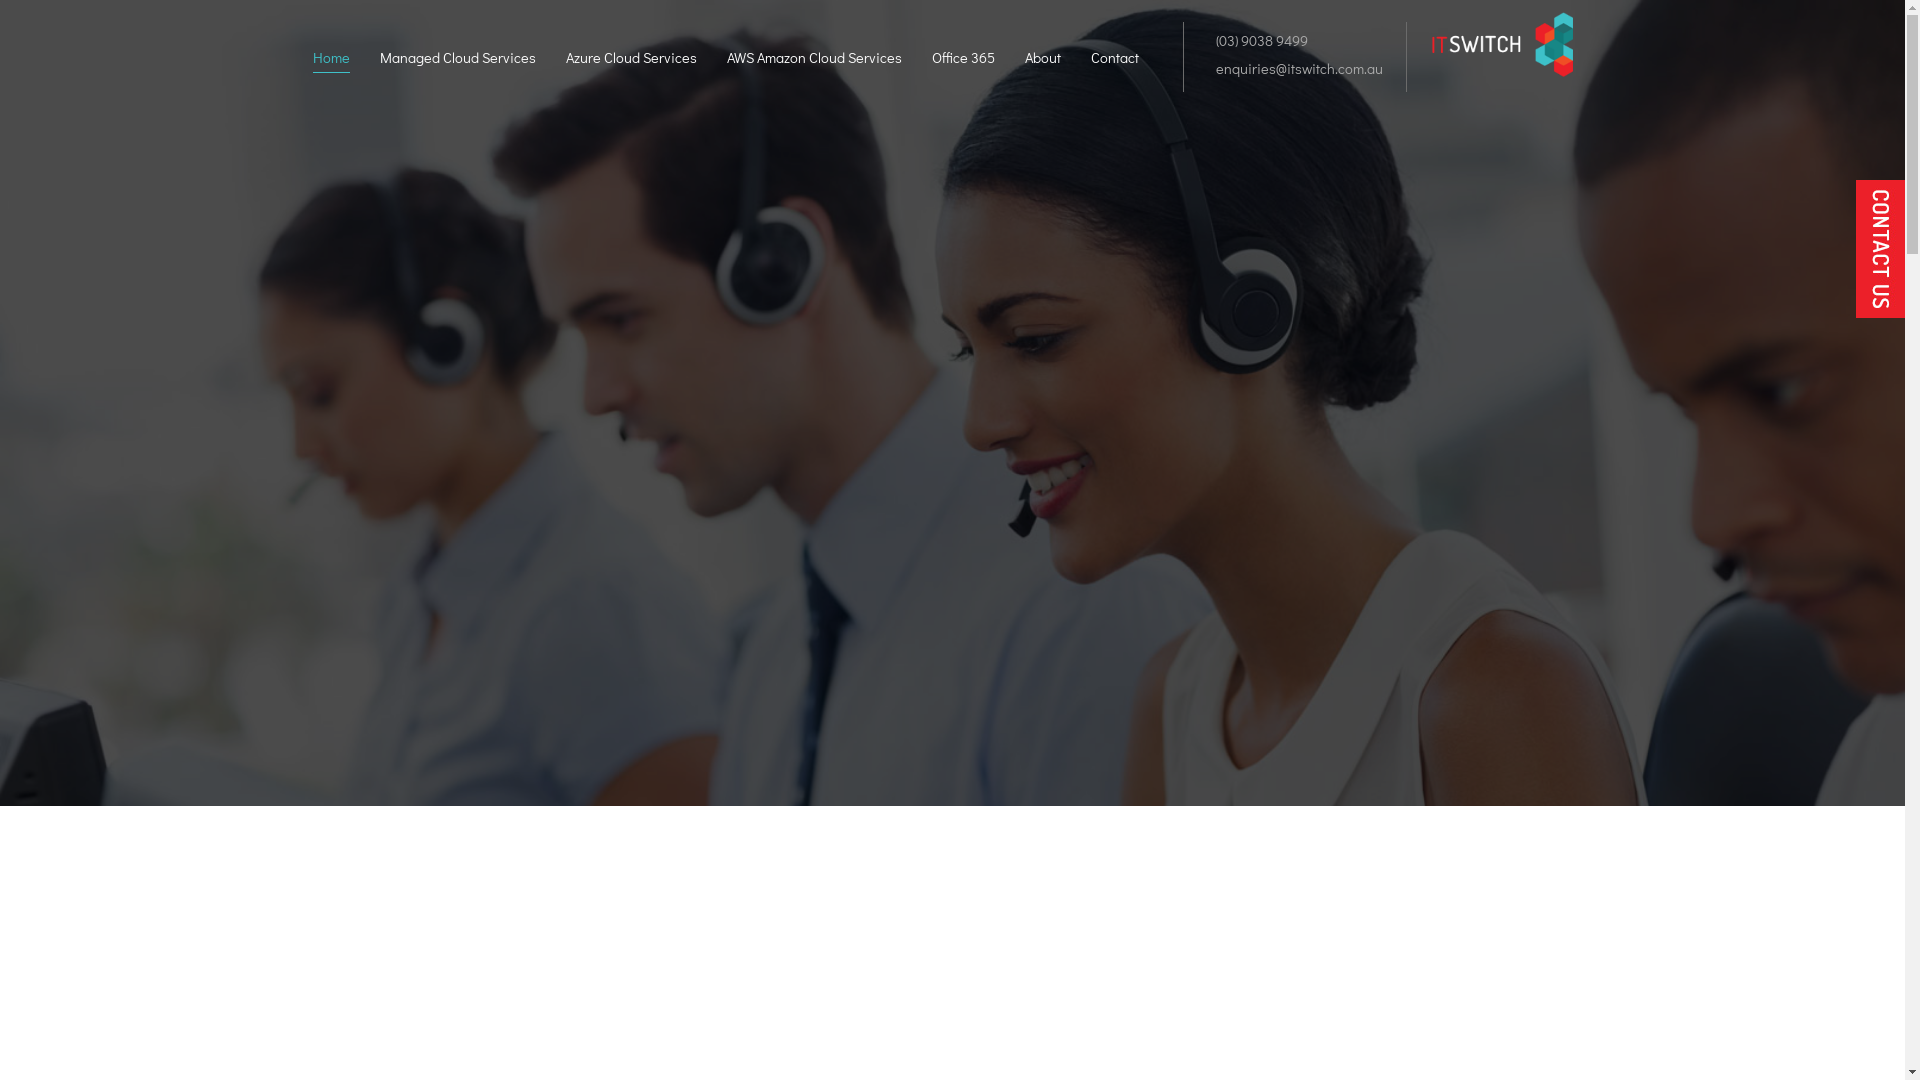 Image resolution: width=1920 pixels, height=1080 pixels. What do you see at coordinates (330, 59) in the screenshot?
I see `'Home'` at bounding box center [330, 59].